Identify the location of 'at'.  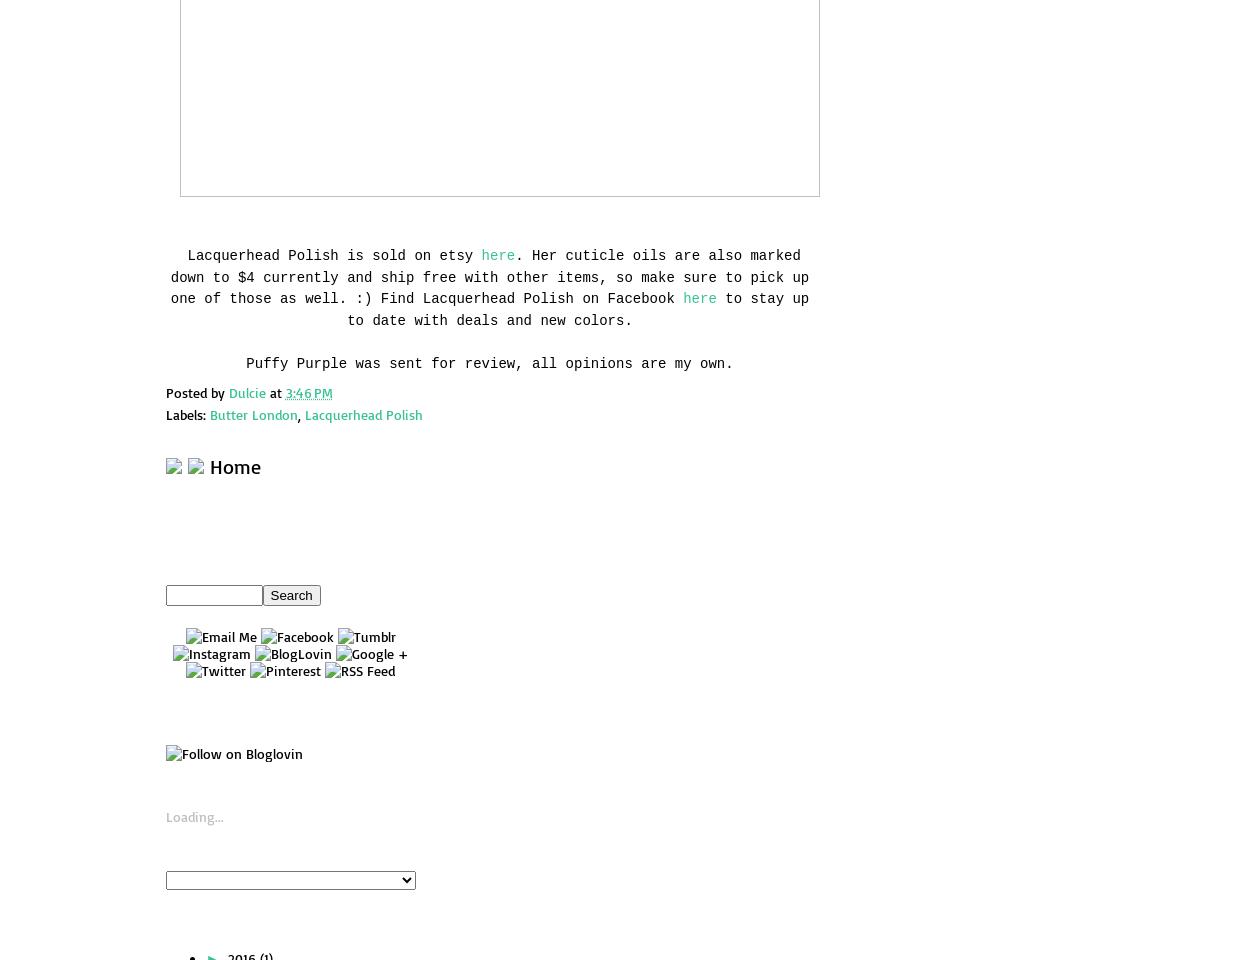
(277, 390).